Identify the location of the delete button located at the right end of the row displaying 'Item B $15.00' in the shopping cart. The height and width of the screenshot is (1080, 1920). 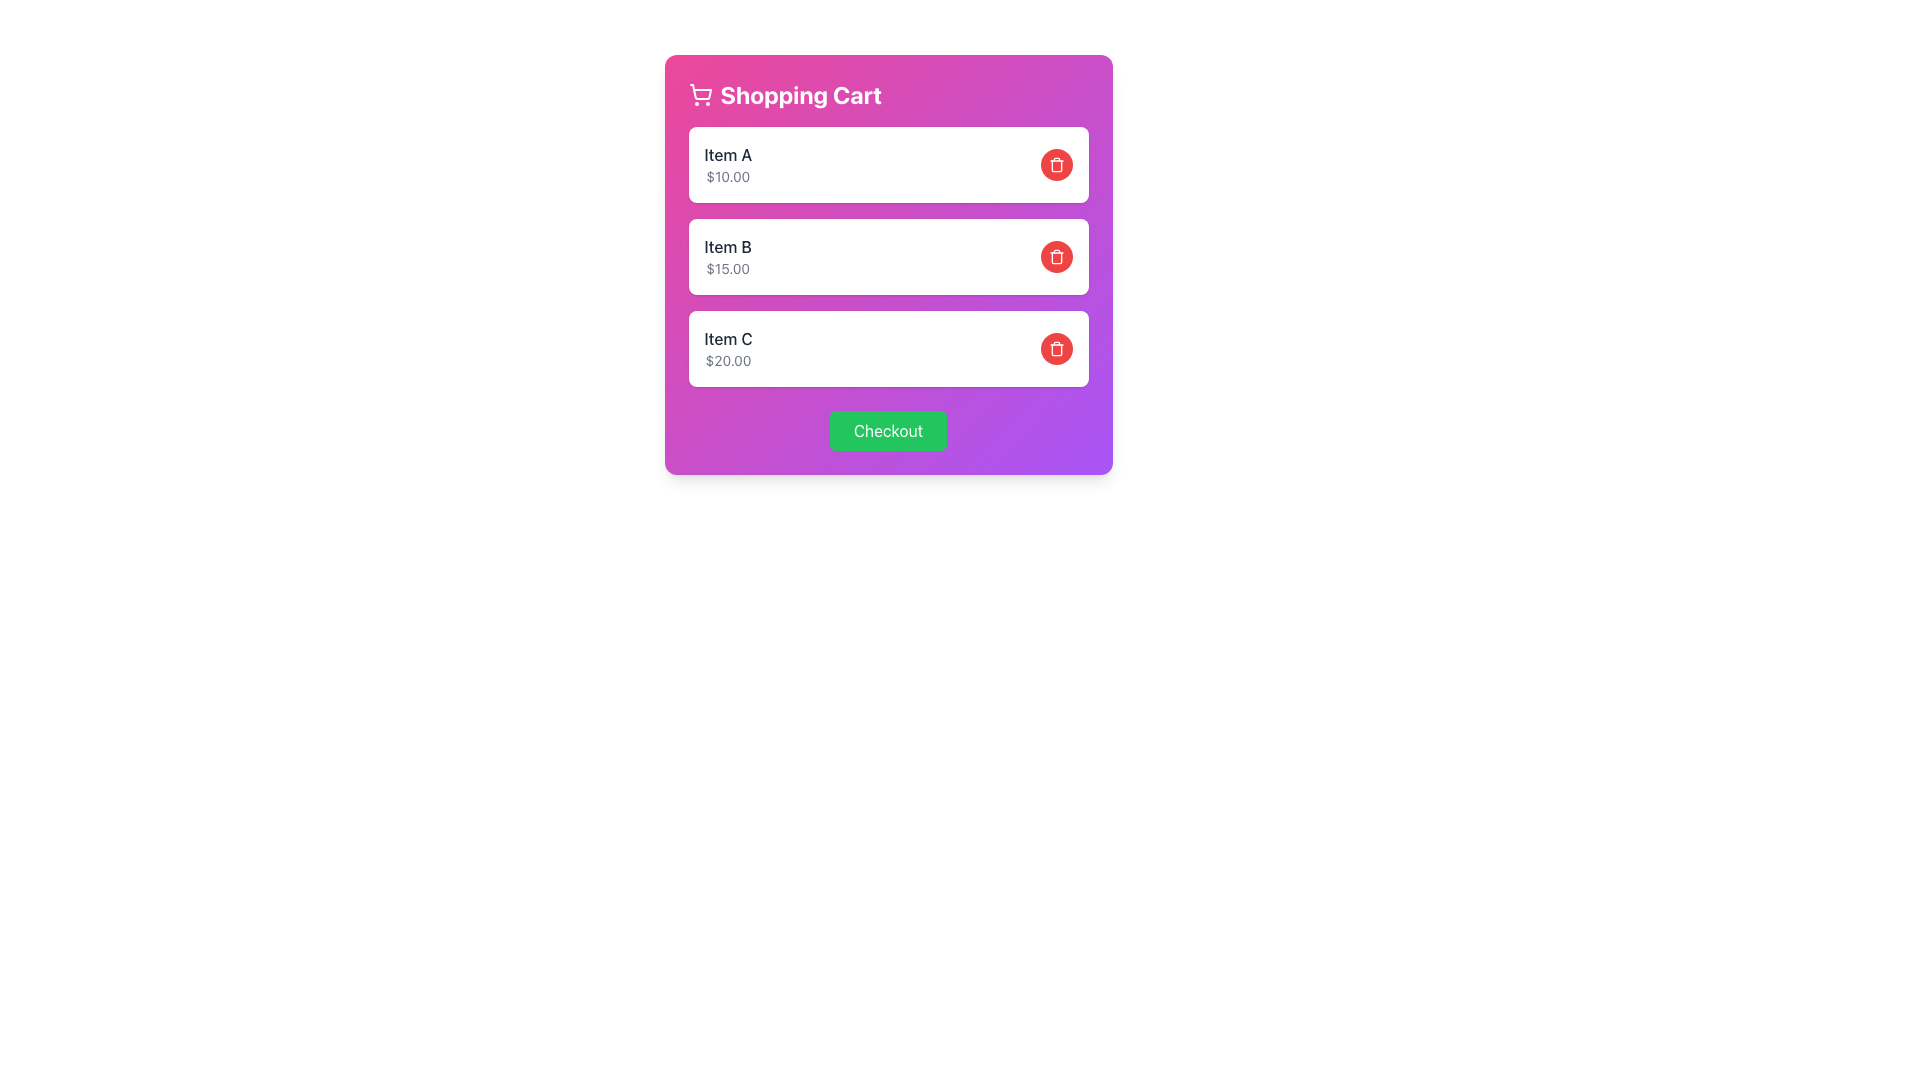
(1055, 256).